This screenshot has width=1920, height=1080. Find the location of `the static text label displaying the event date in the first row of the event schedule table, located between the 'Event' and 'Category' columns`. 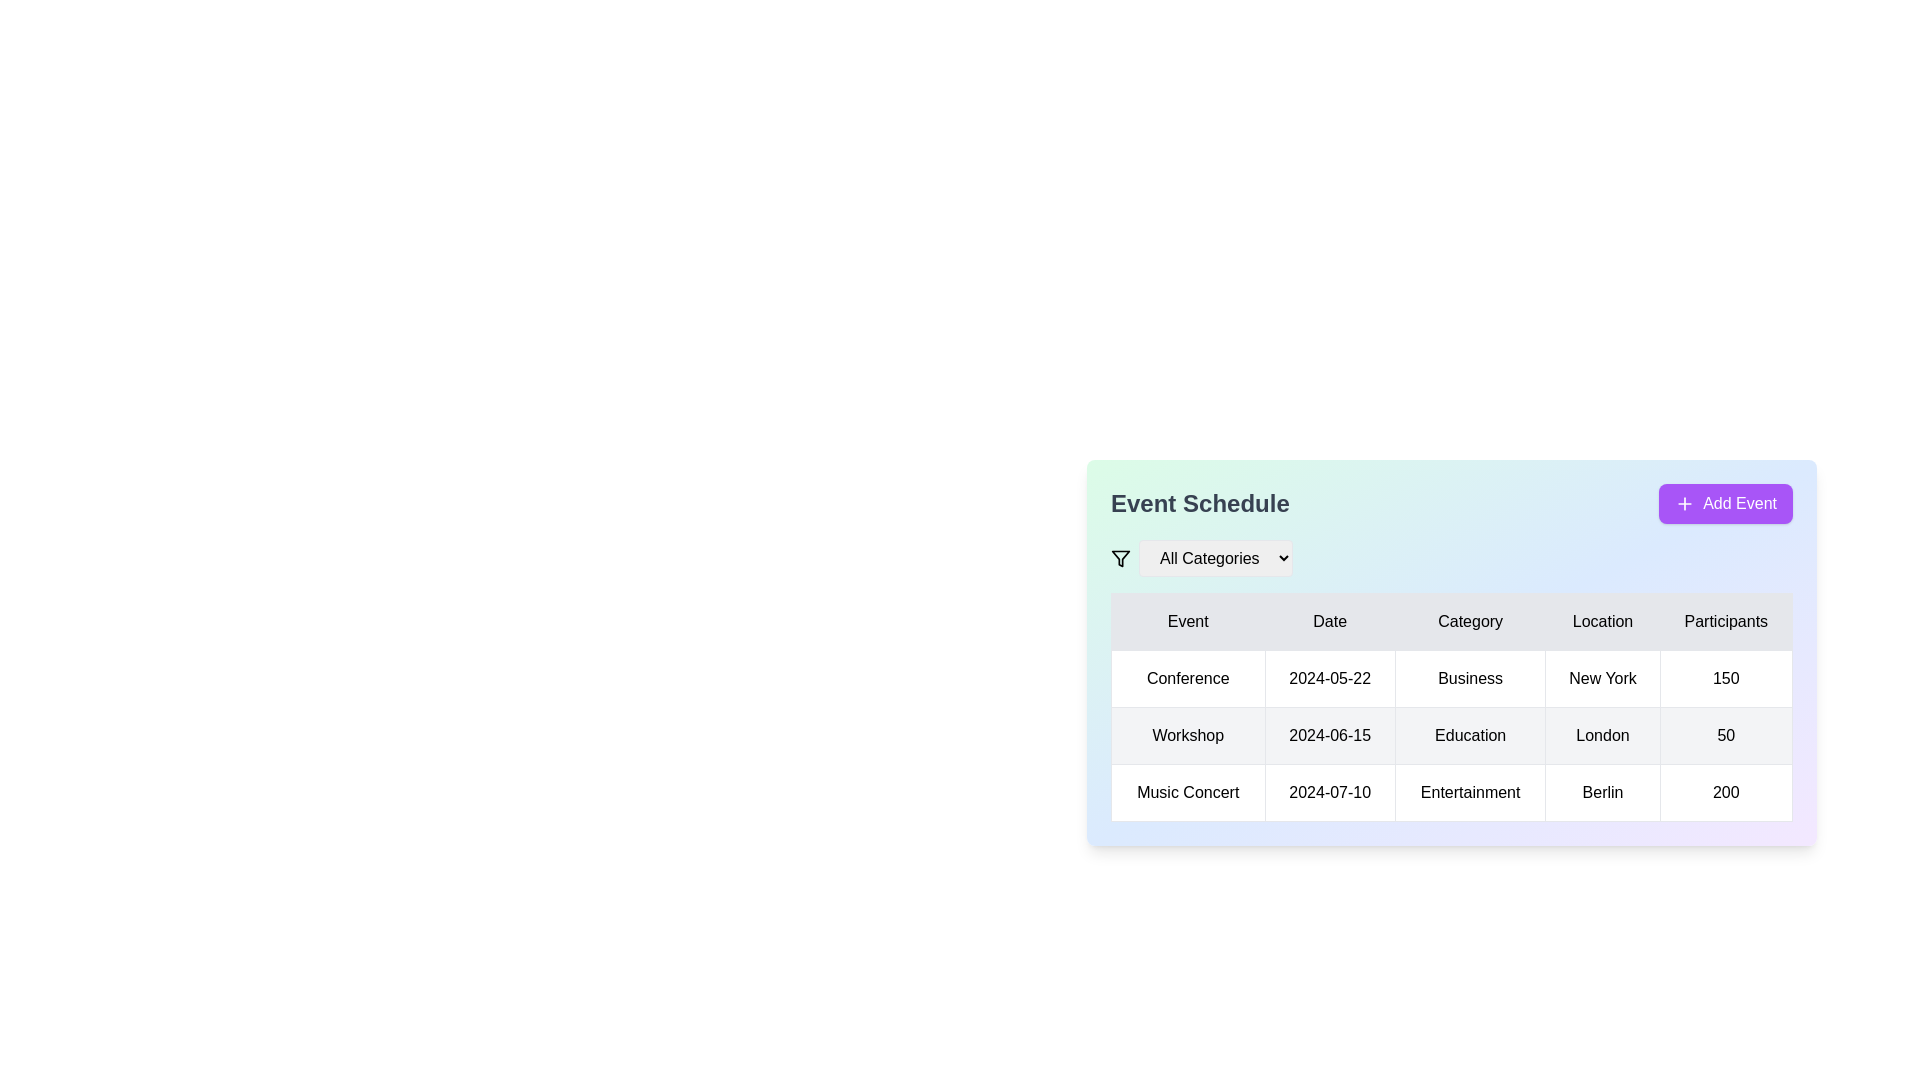

the static text label displaying the event date in the first row of the event schedule table, located between the 'Event' and 'Category' columns is located at coordinates (1330, 677).